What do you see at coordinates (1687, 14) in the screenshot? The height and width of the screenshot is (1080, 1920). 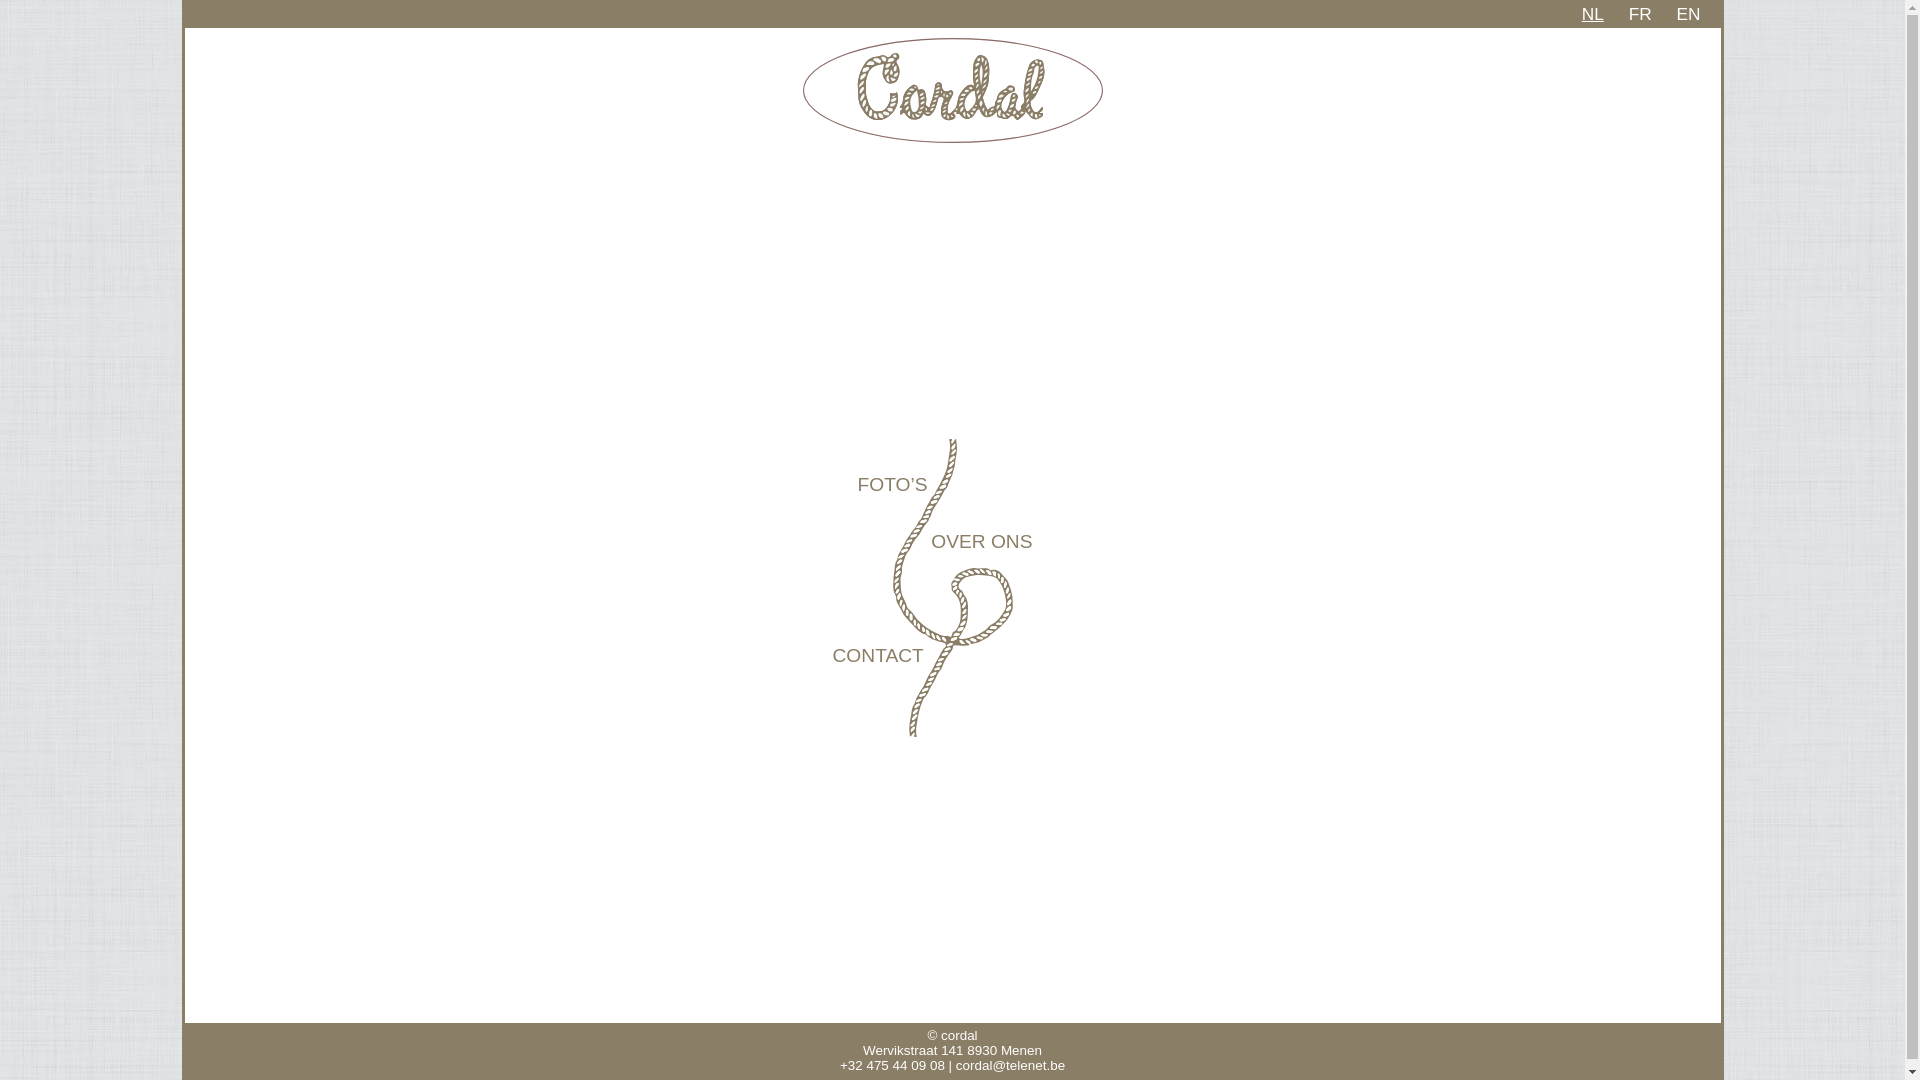 I see `'EN'` at bounding box center [1687, 14].